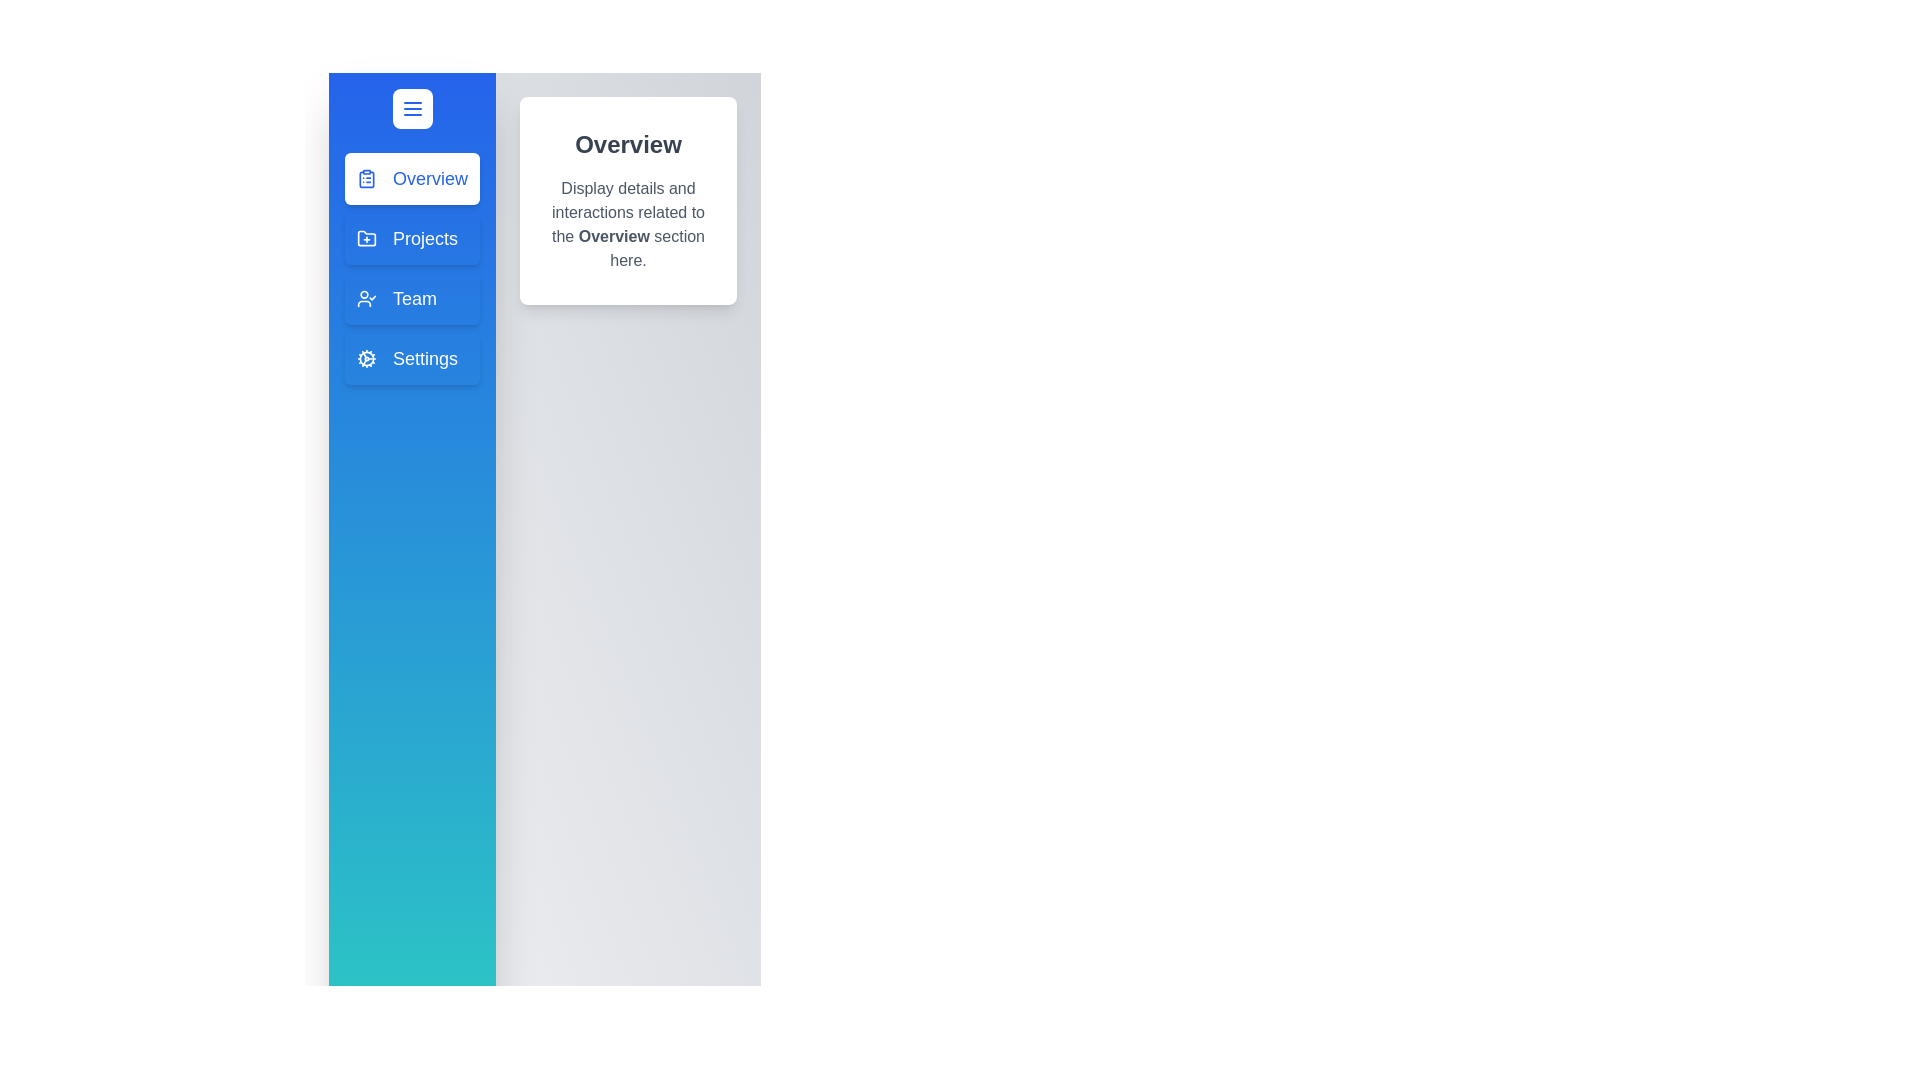  Describe the element at coordinates (411, 108) in the screenshot. I see `toggle button to change the drawer state` at that location.